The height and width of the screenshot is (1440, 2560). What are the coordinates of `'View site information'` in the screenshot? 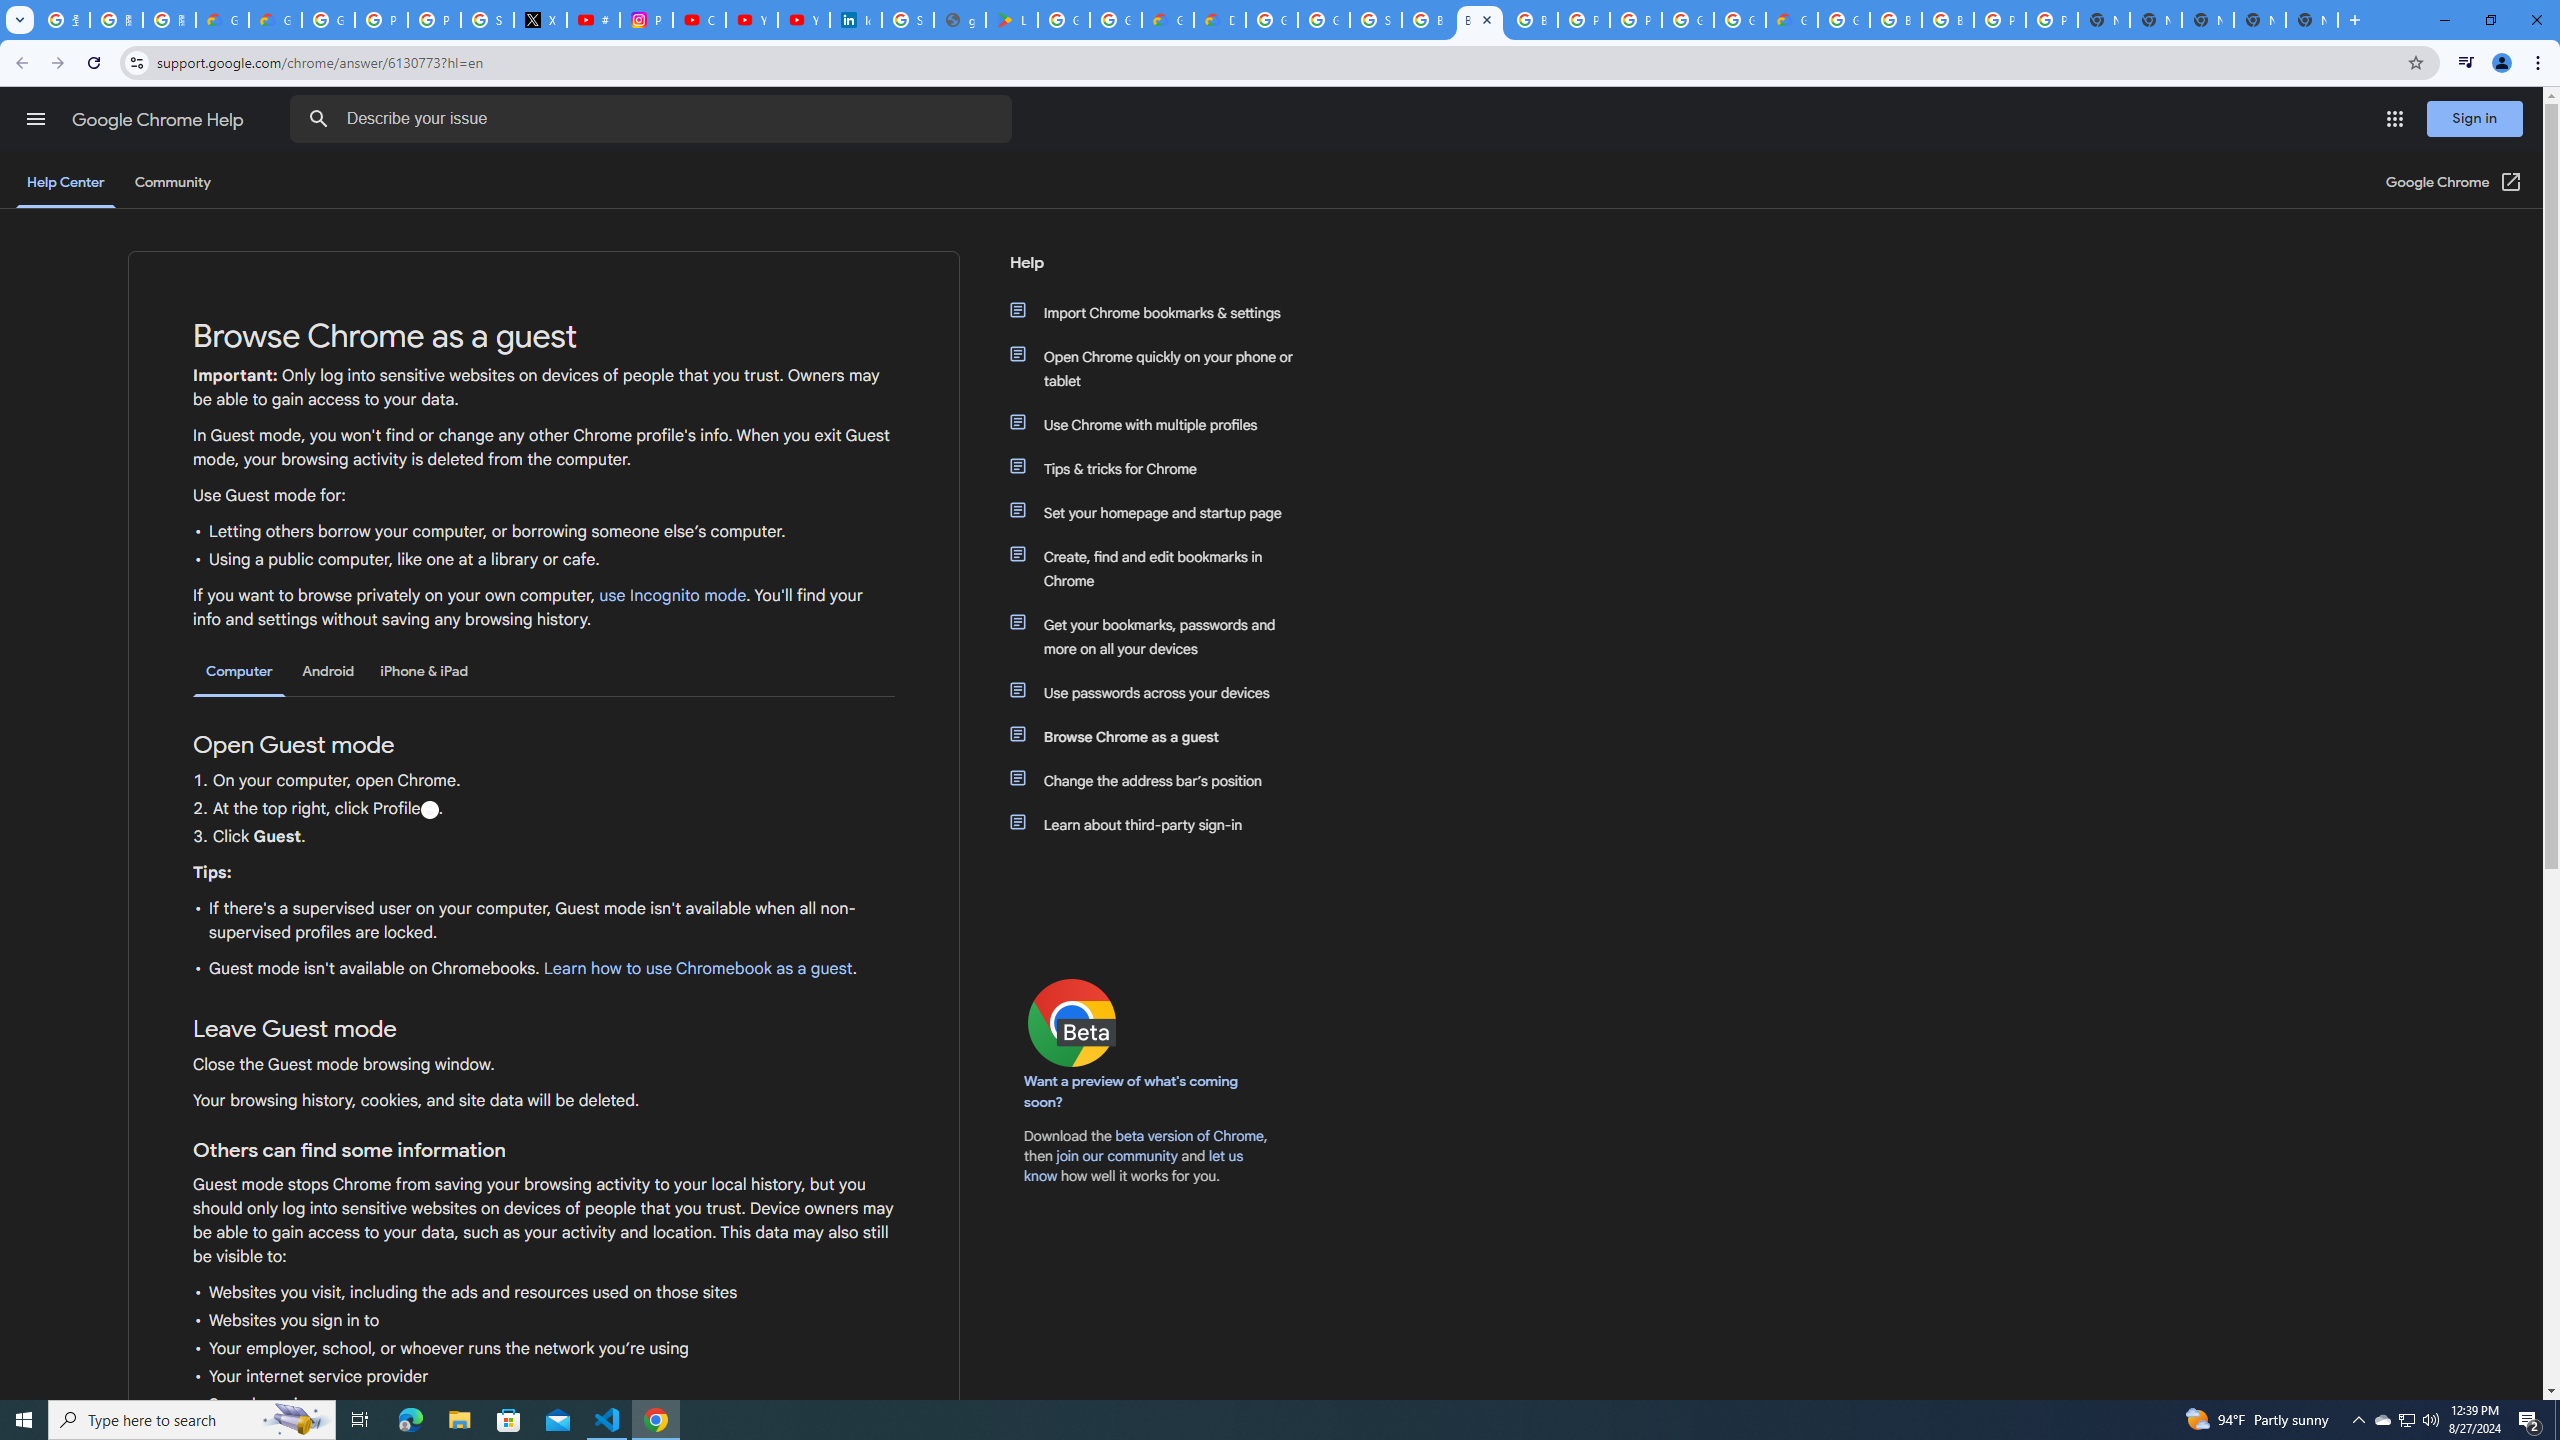 It's located at (135, 61).